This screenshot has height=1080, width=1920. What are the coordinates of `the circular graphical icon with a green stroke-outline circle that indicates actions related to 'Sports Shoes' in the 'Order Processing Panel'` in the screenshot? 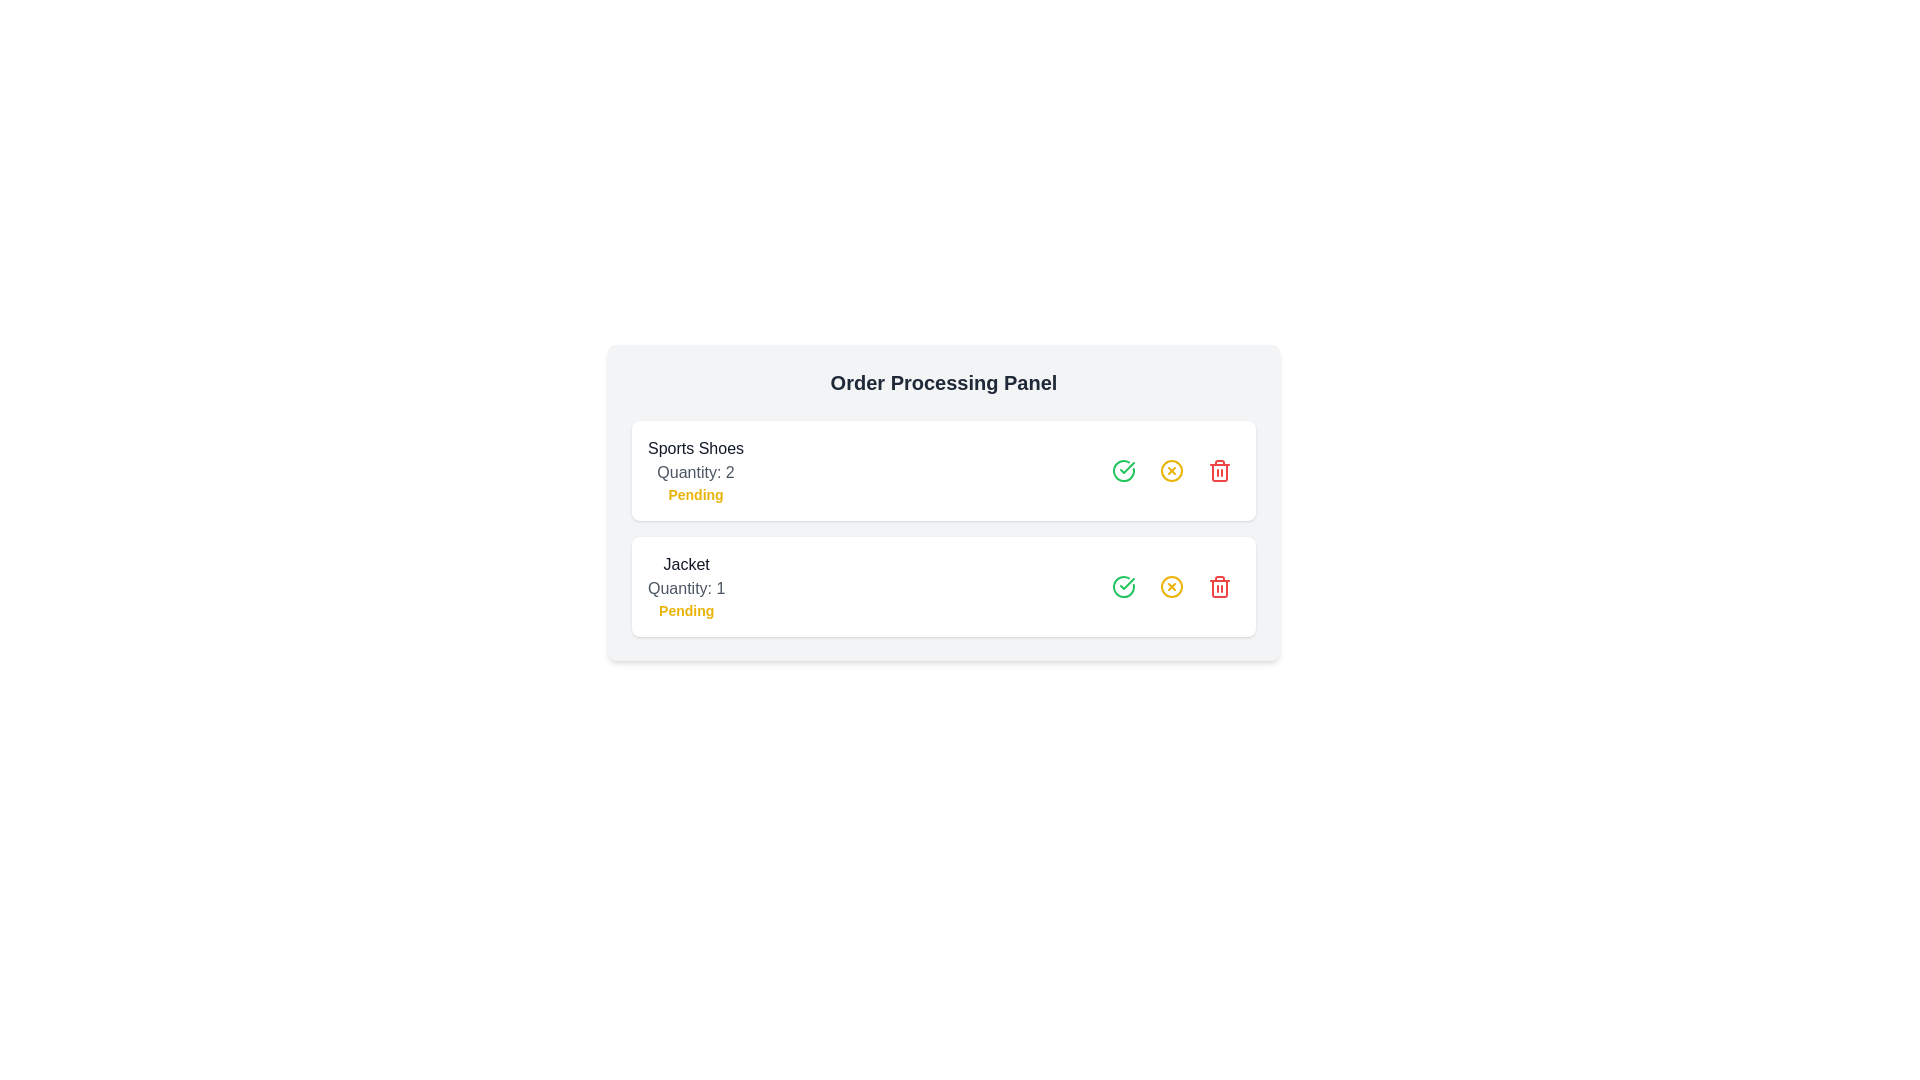 It's located at (1123, 585).